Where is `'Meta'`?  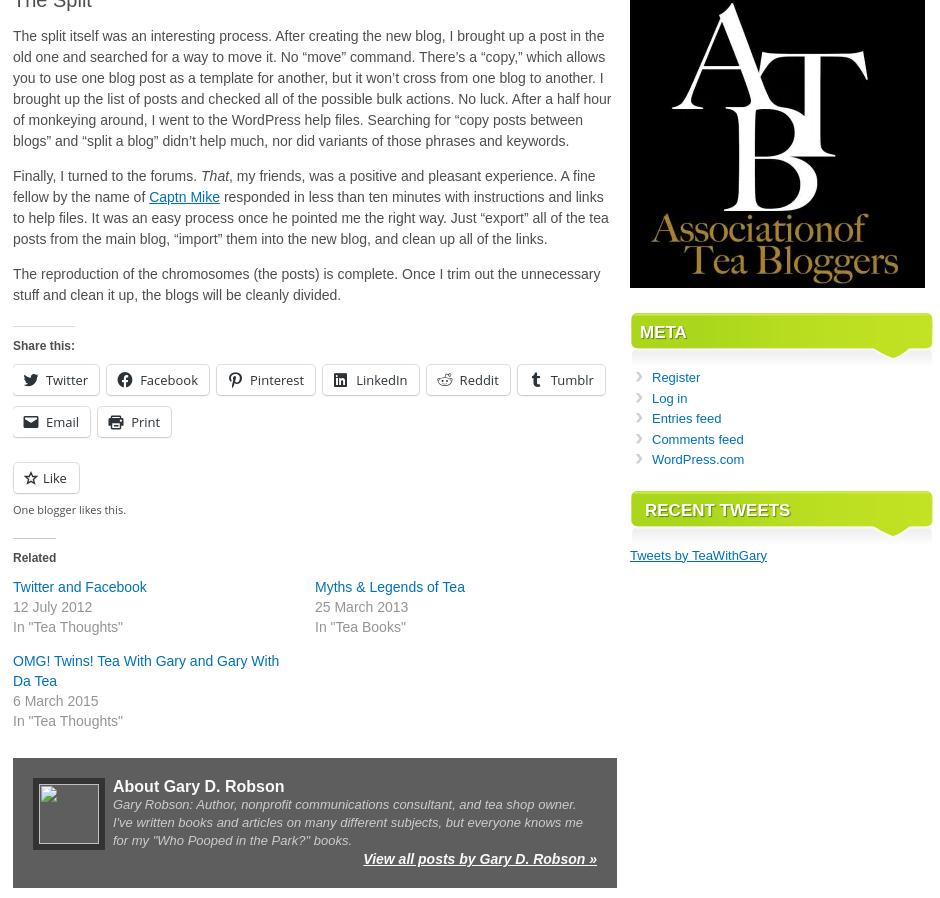
'Meta' is located at coordinates (662, 332).